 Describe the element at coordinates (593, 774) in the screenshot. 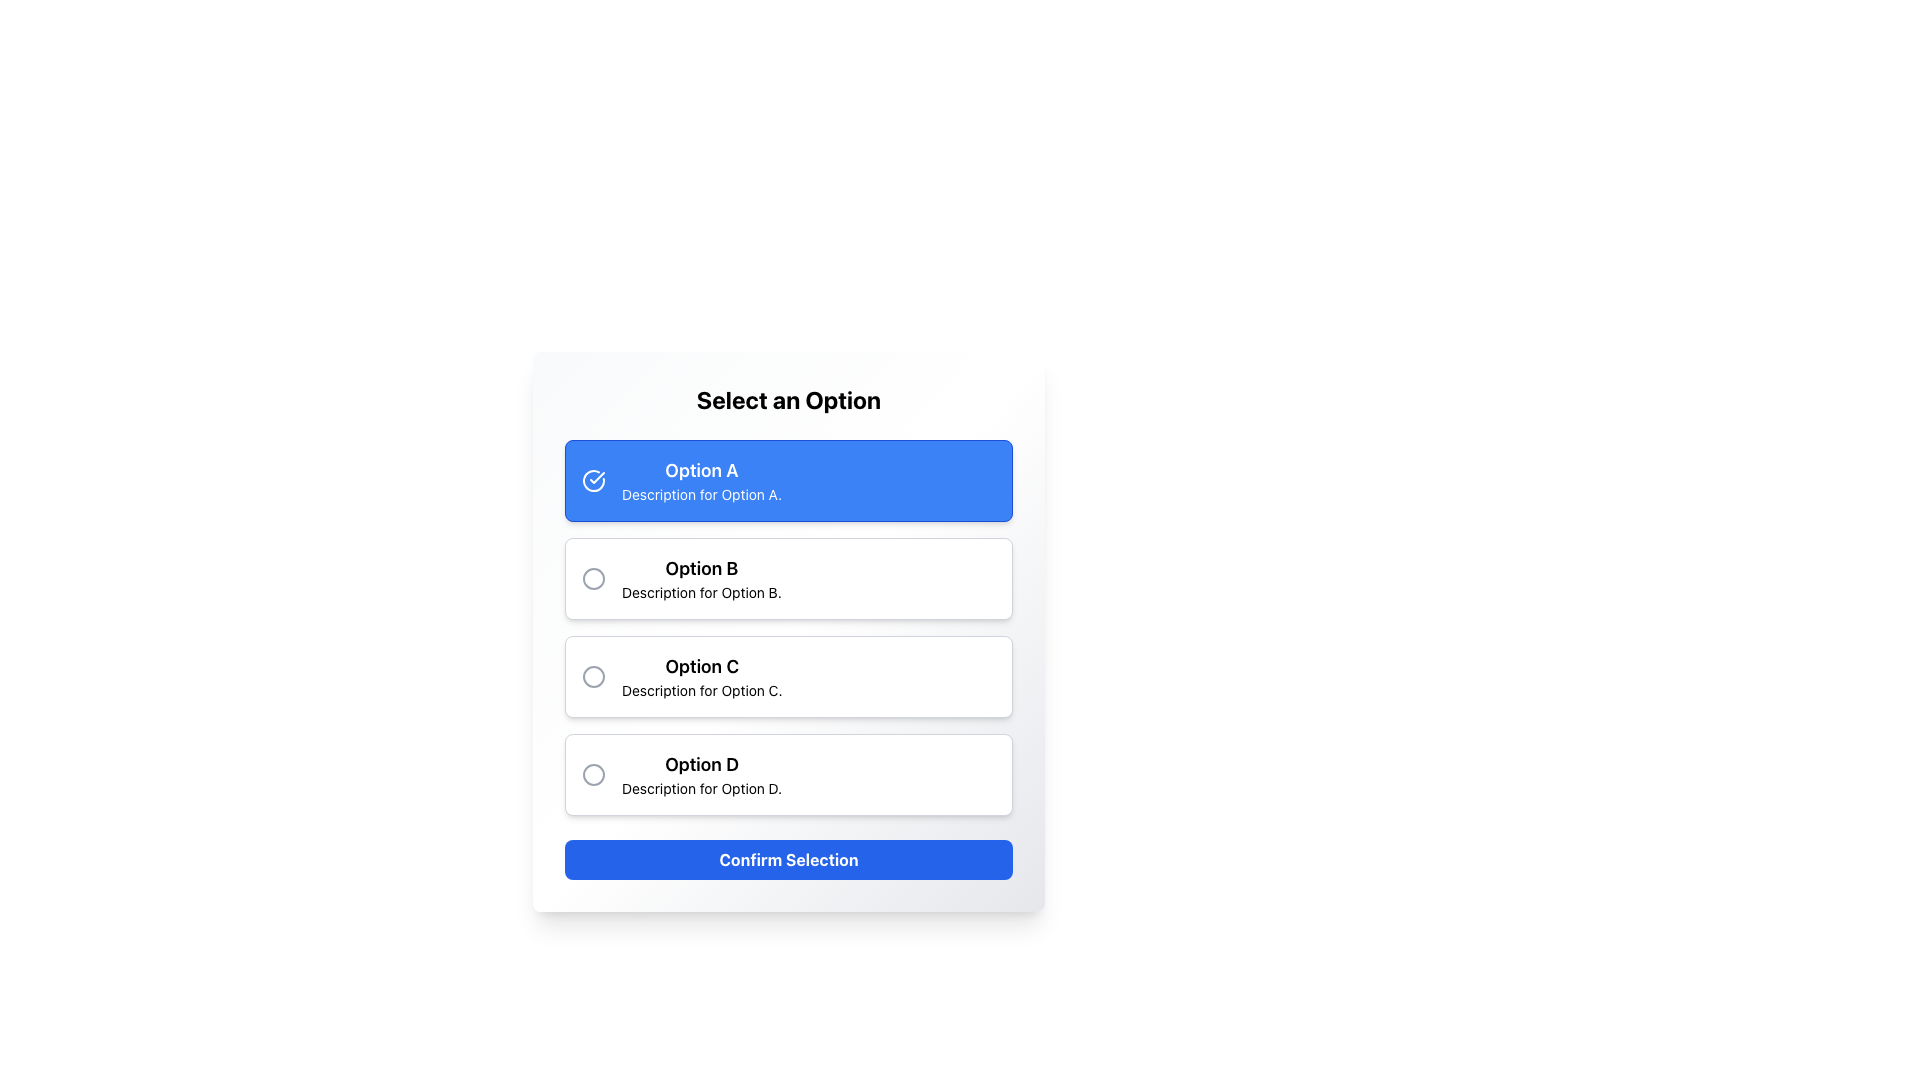

I see `the circular radio button with a gray stroke located to the left of the 'Option D' text` at that location.